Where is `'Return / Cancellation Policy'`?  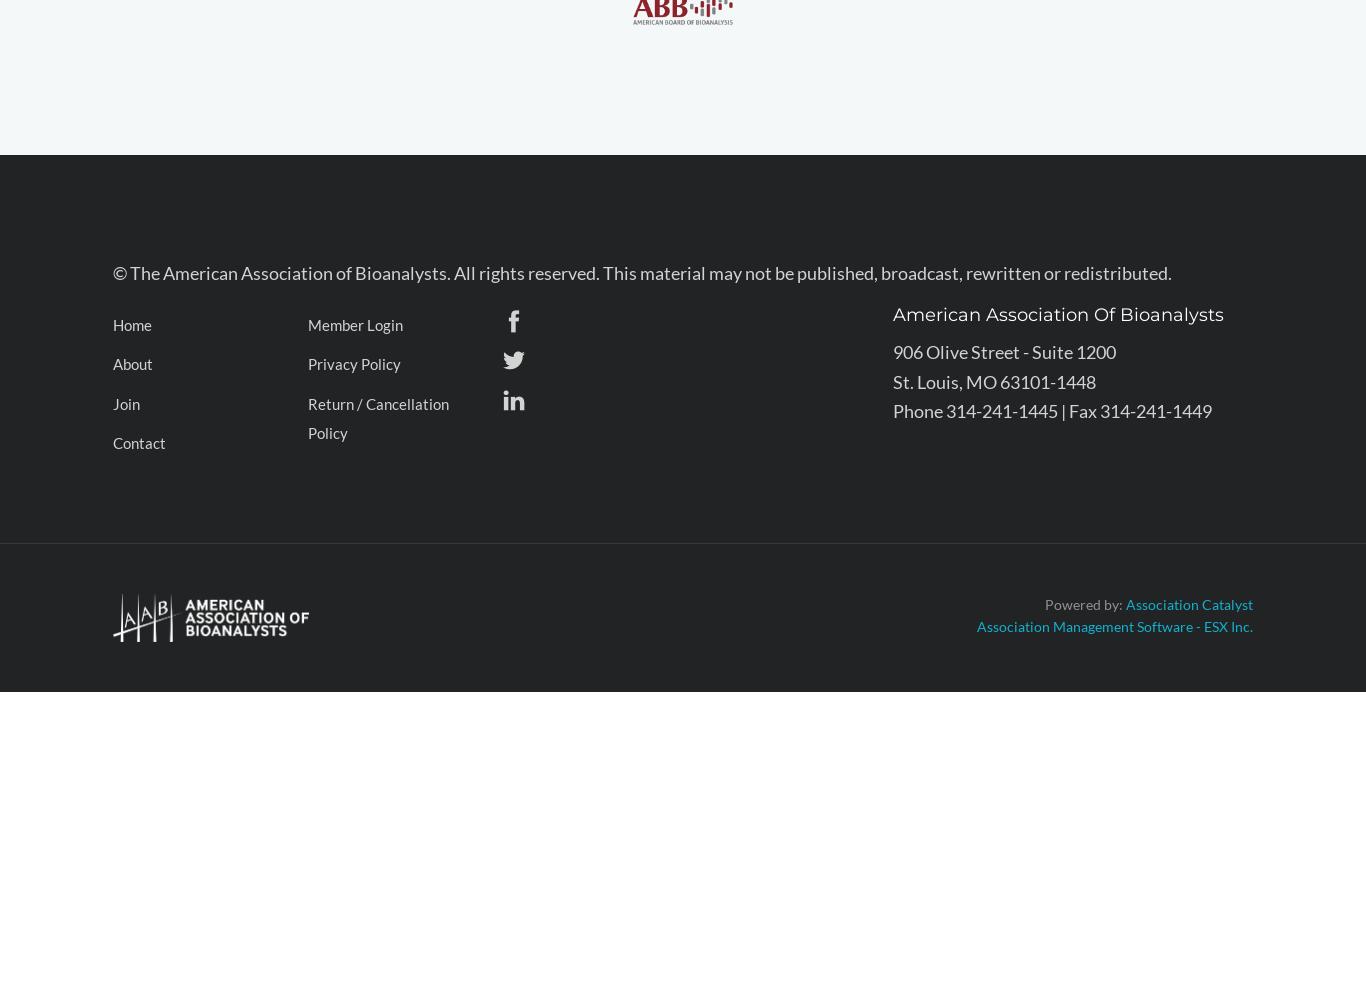 'Return / Cancellation Policy' is located at coordinates (377, 418).